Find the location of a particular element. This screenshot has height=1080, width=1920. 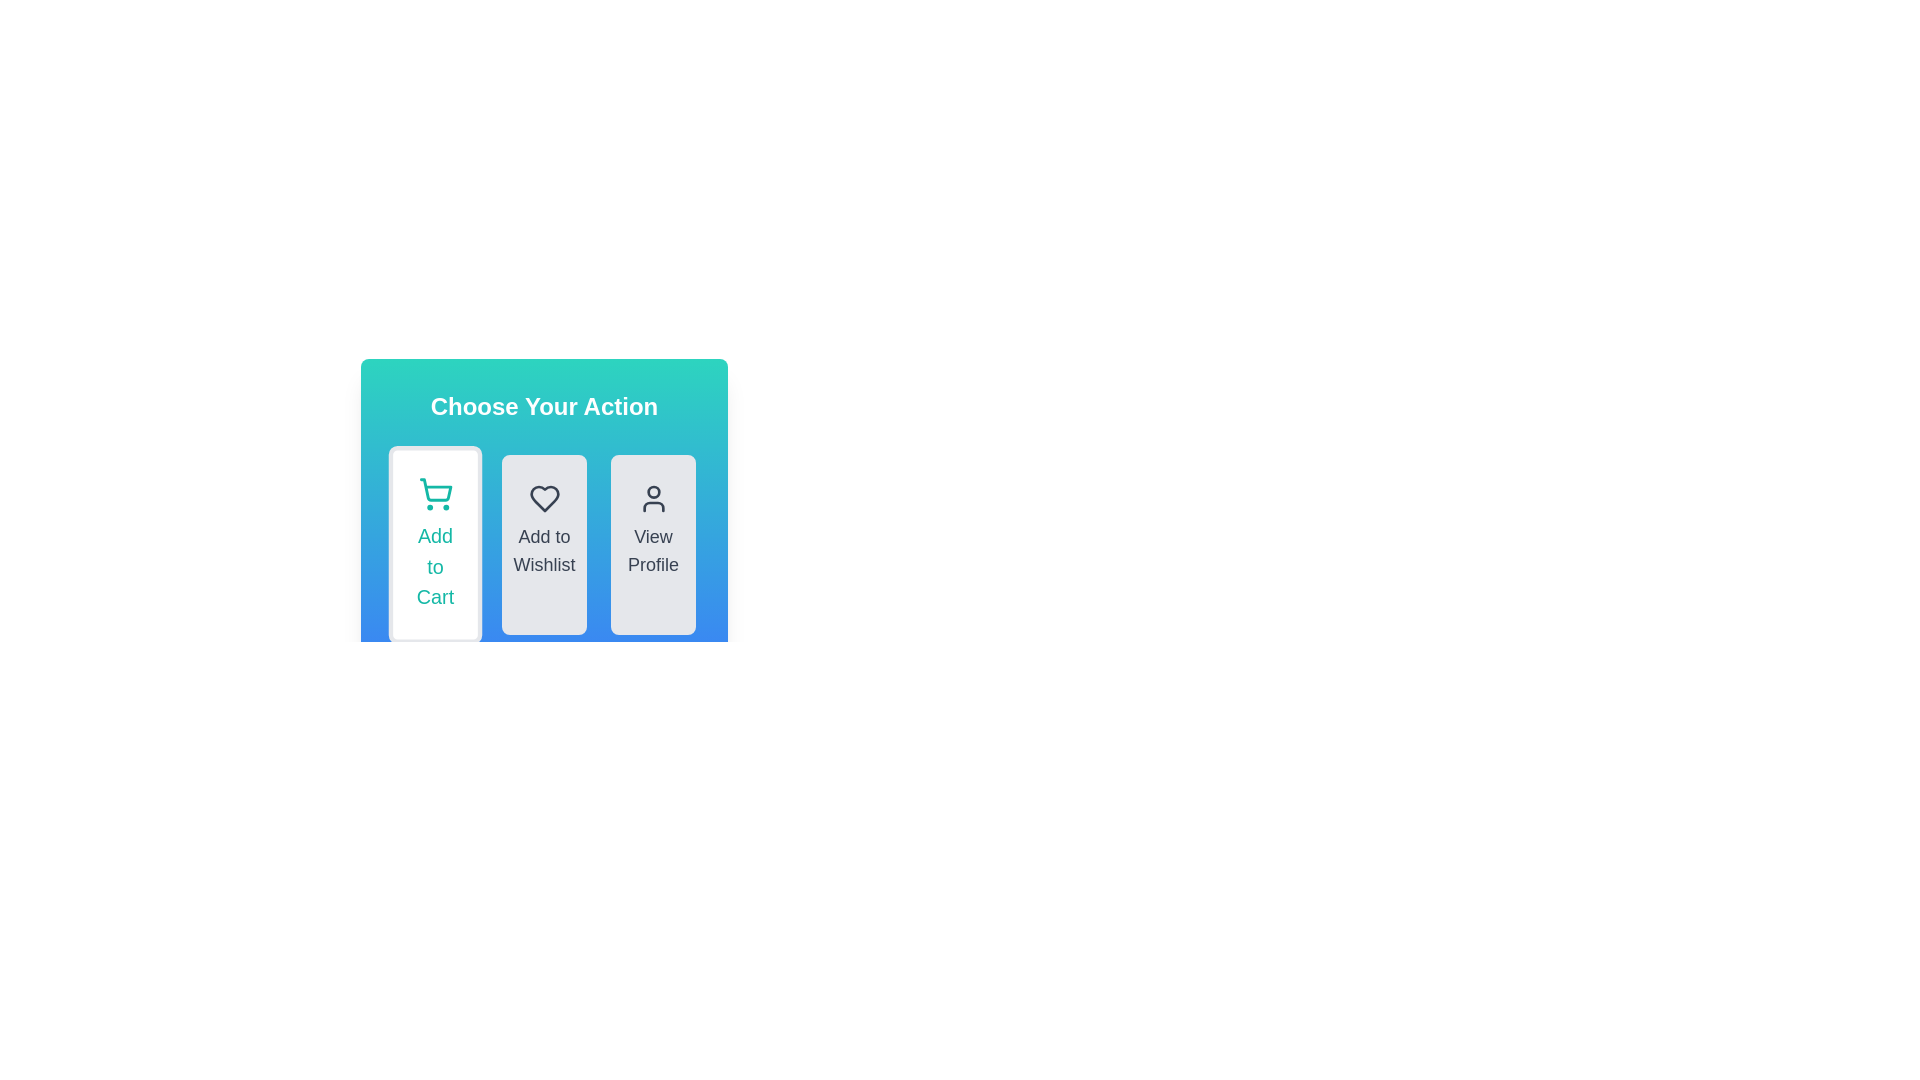

the button that adds an item to the user's wishlist, located between the 'Add to Cart' and 'View Profile' buttons is located at coordinates (544, 512).